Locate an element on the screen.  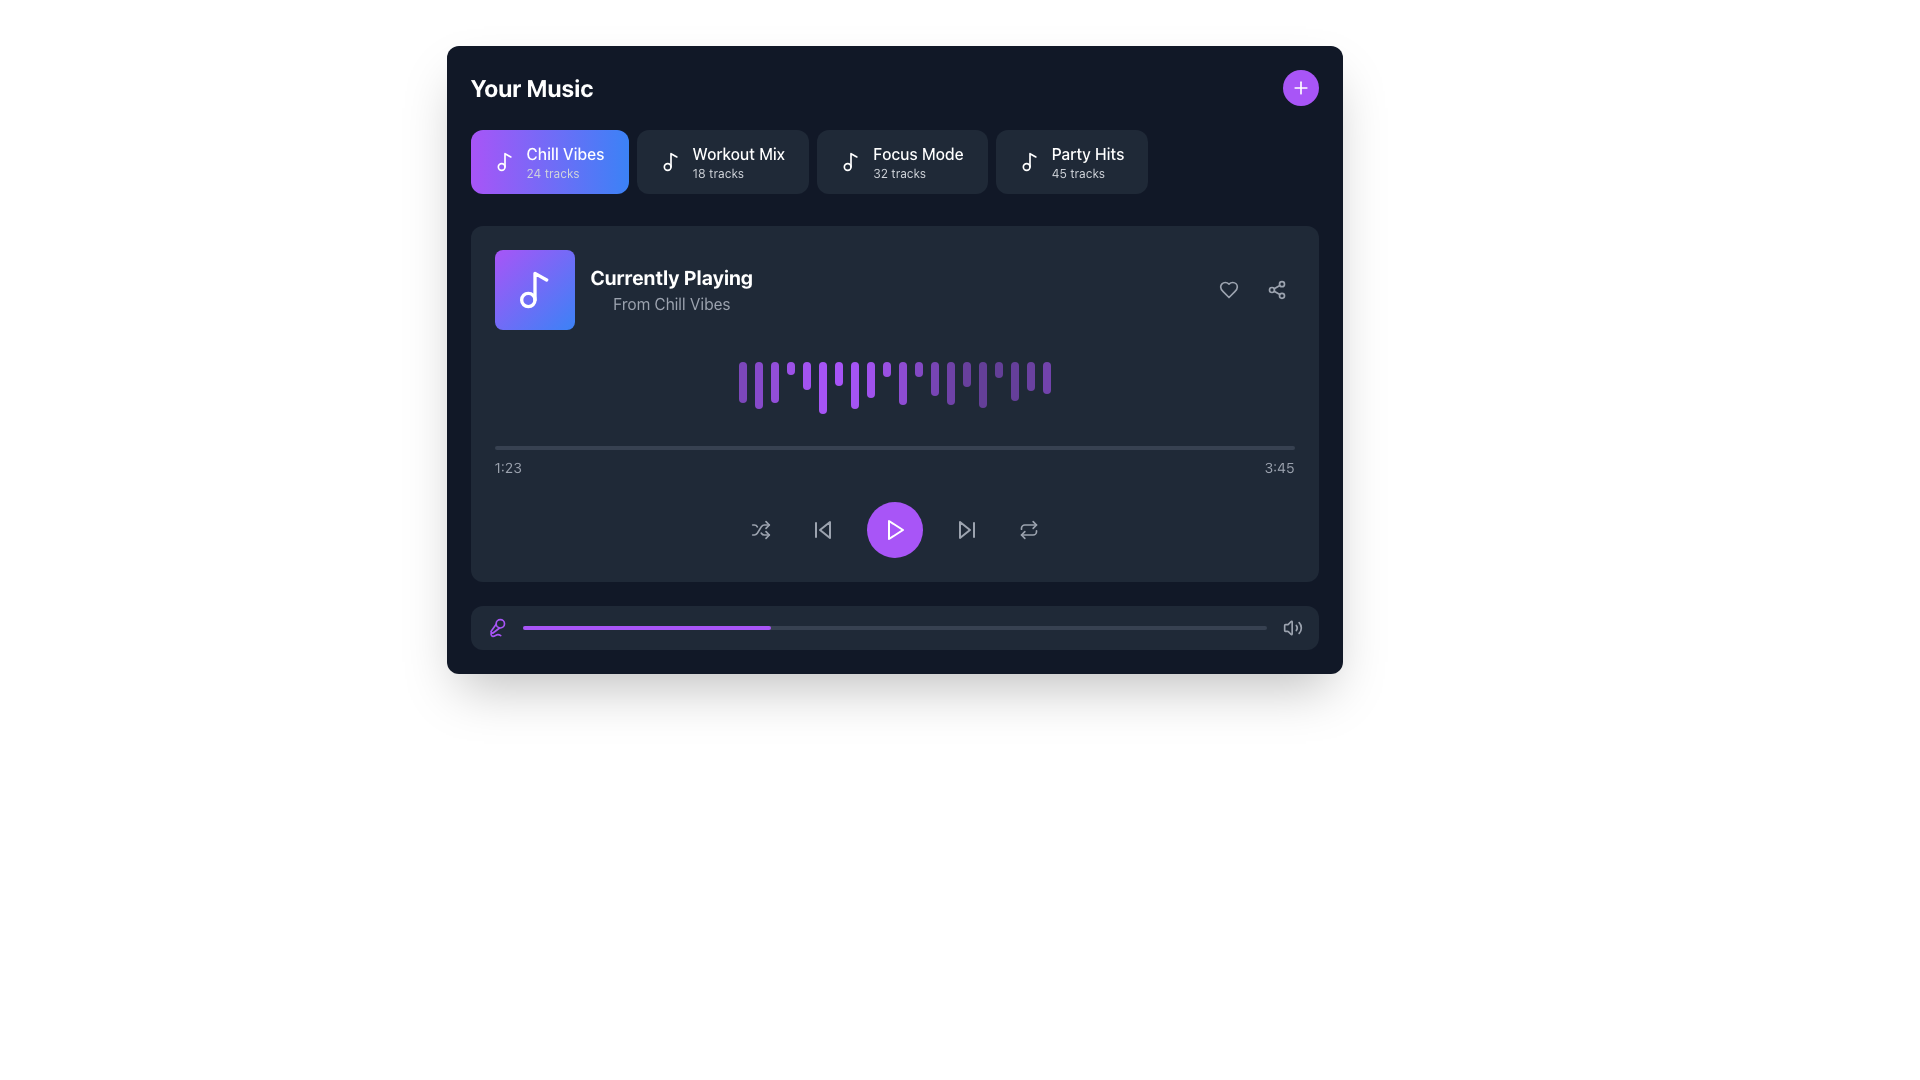
the music progress bar is located at coordinates (805, 627).